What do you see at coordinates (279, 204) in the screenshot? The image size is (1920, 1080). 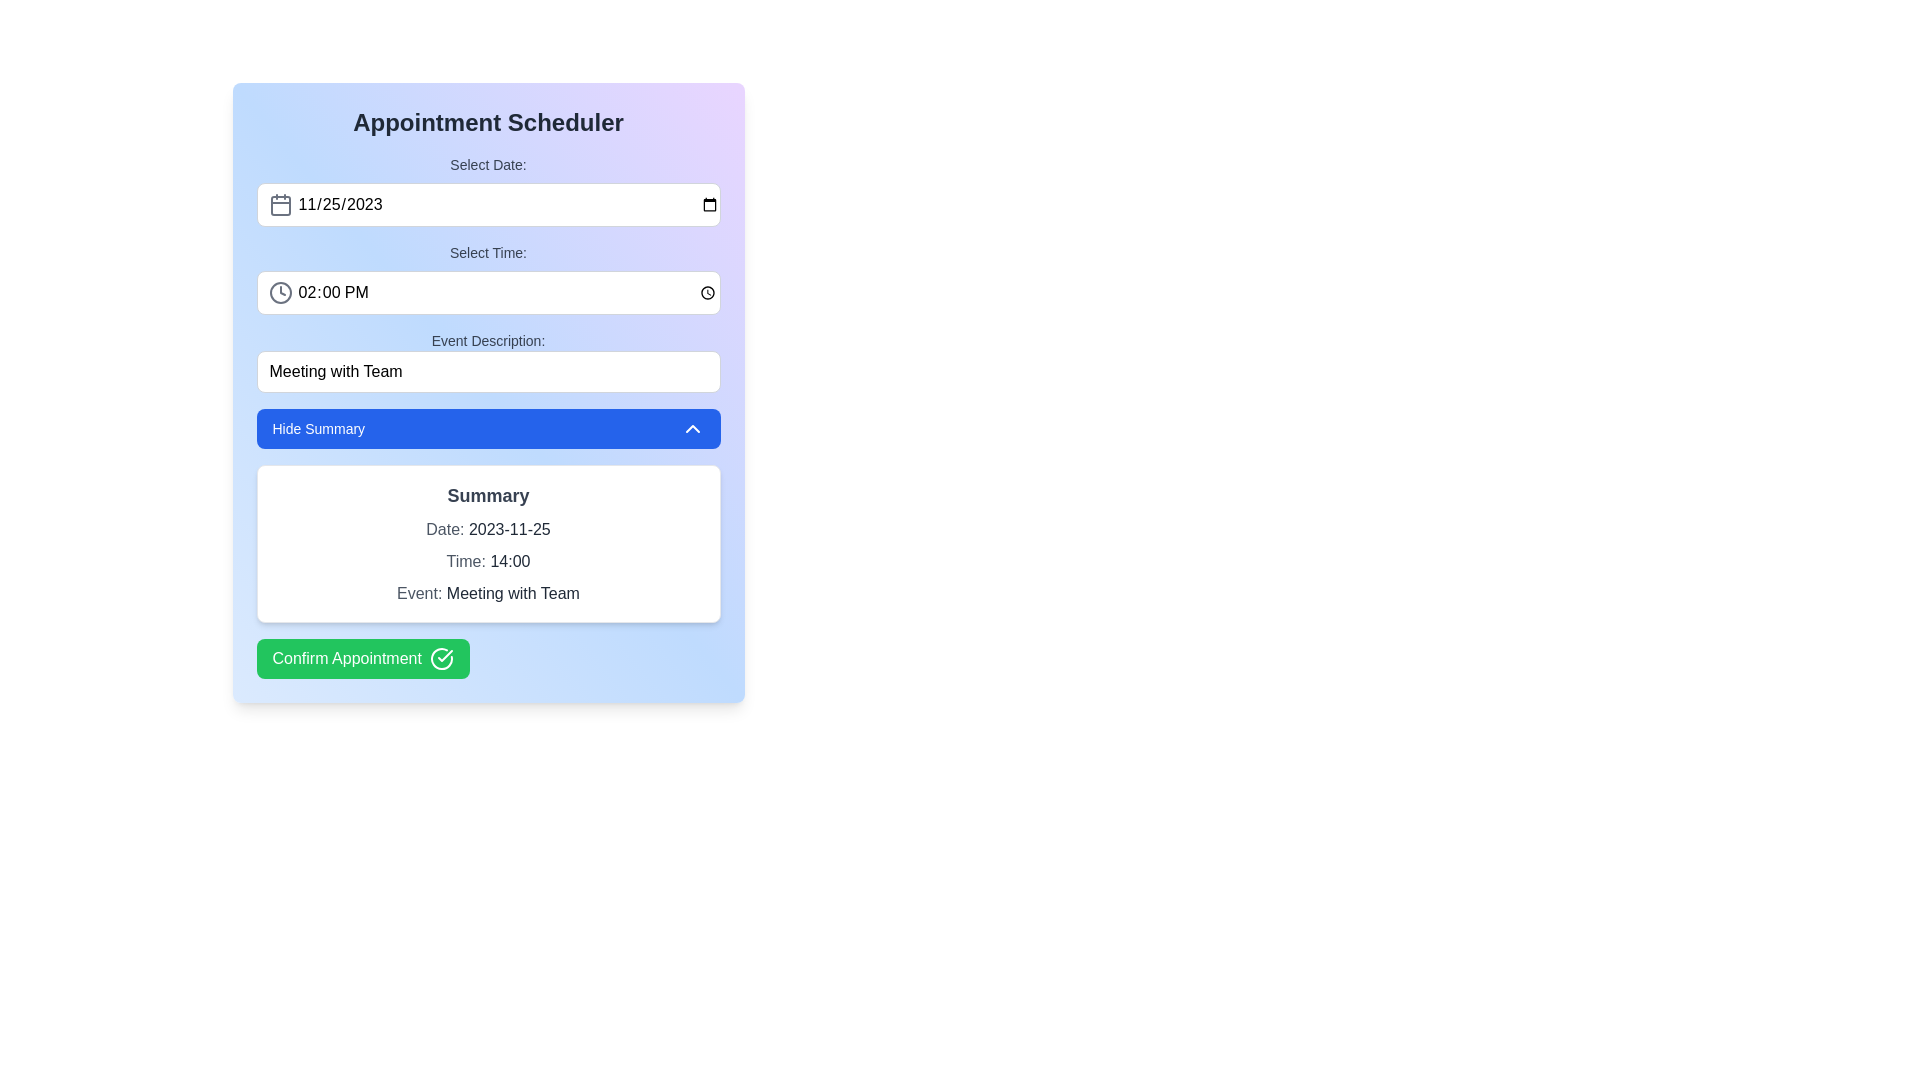 I see `the gray calendar icon located to the left of the date input box` at bounding box center [279, 204].